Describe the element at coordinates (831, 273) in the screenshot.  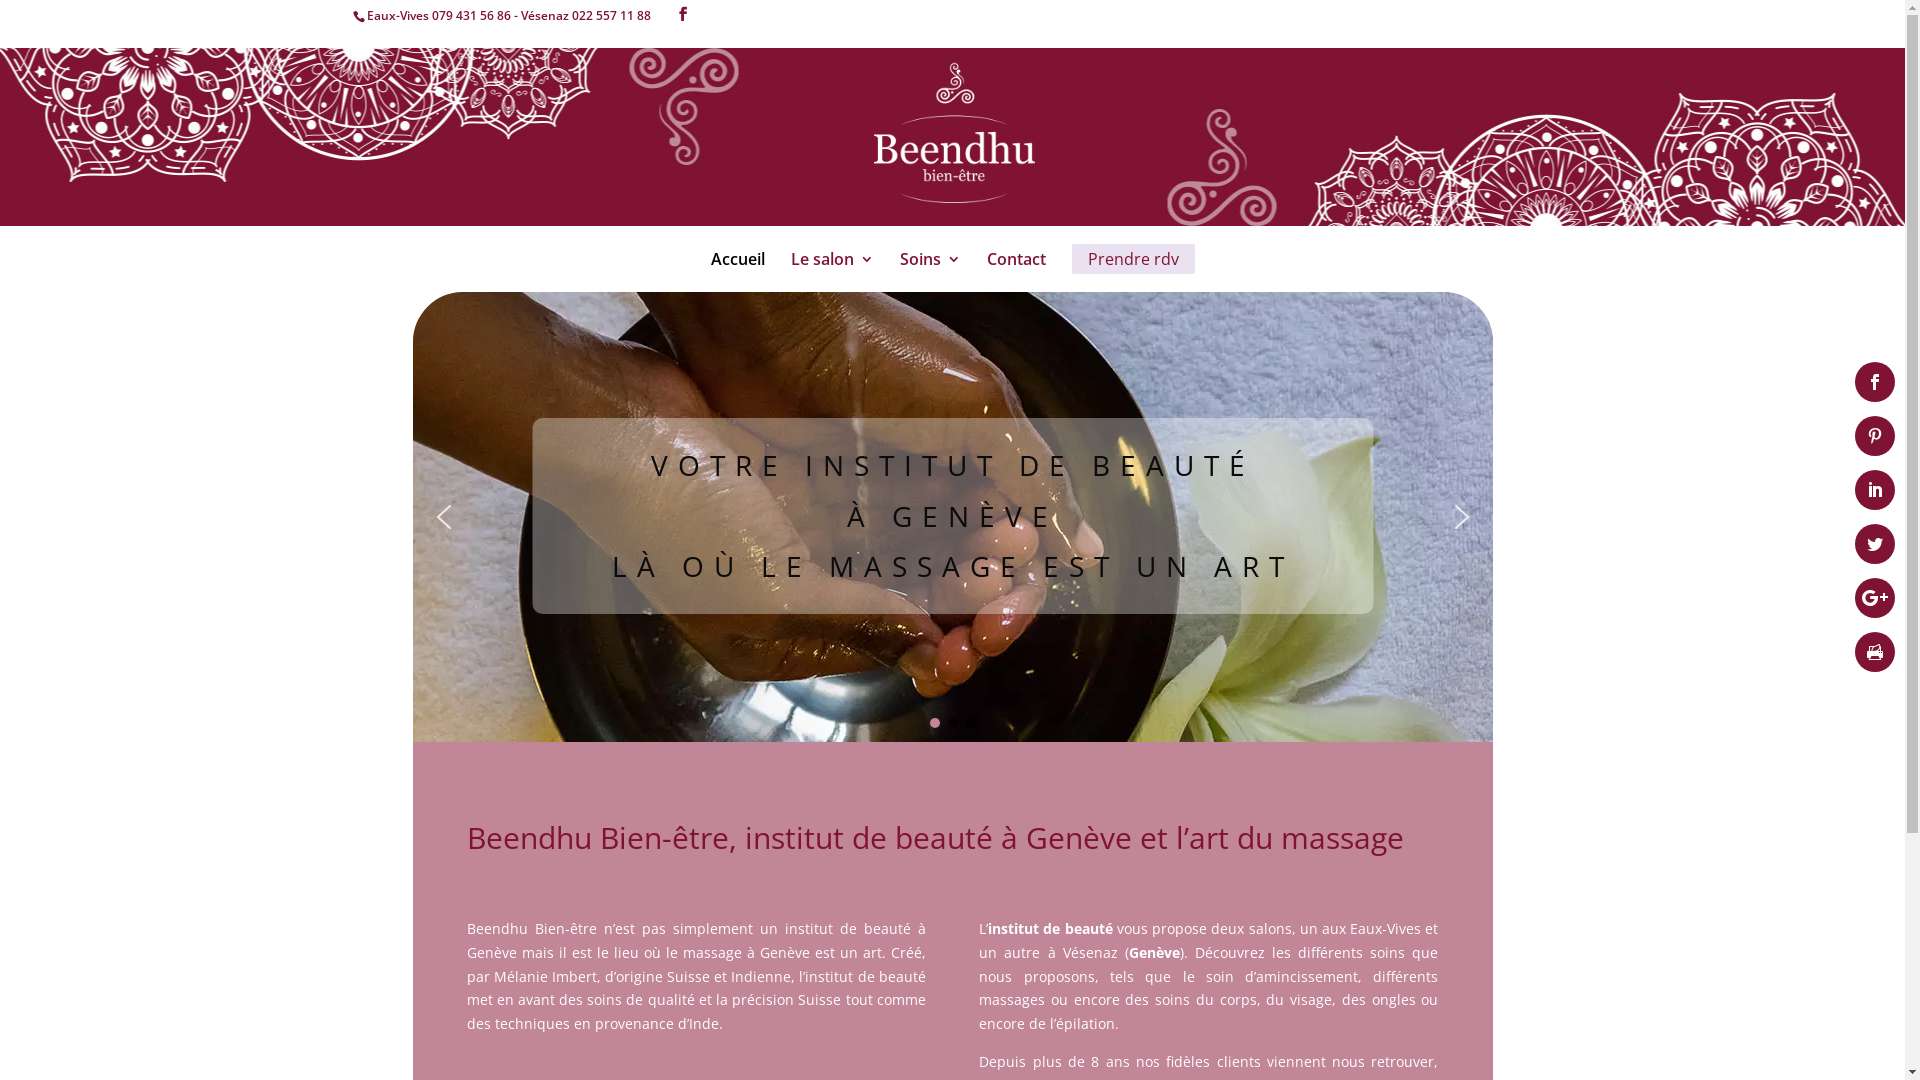
I see `'Le salon'` at that location.